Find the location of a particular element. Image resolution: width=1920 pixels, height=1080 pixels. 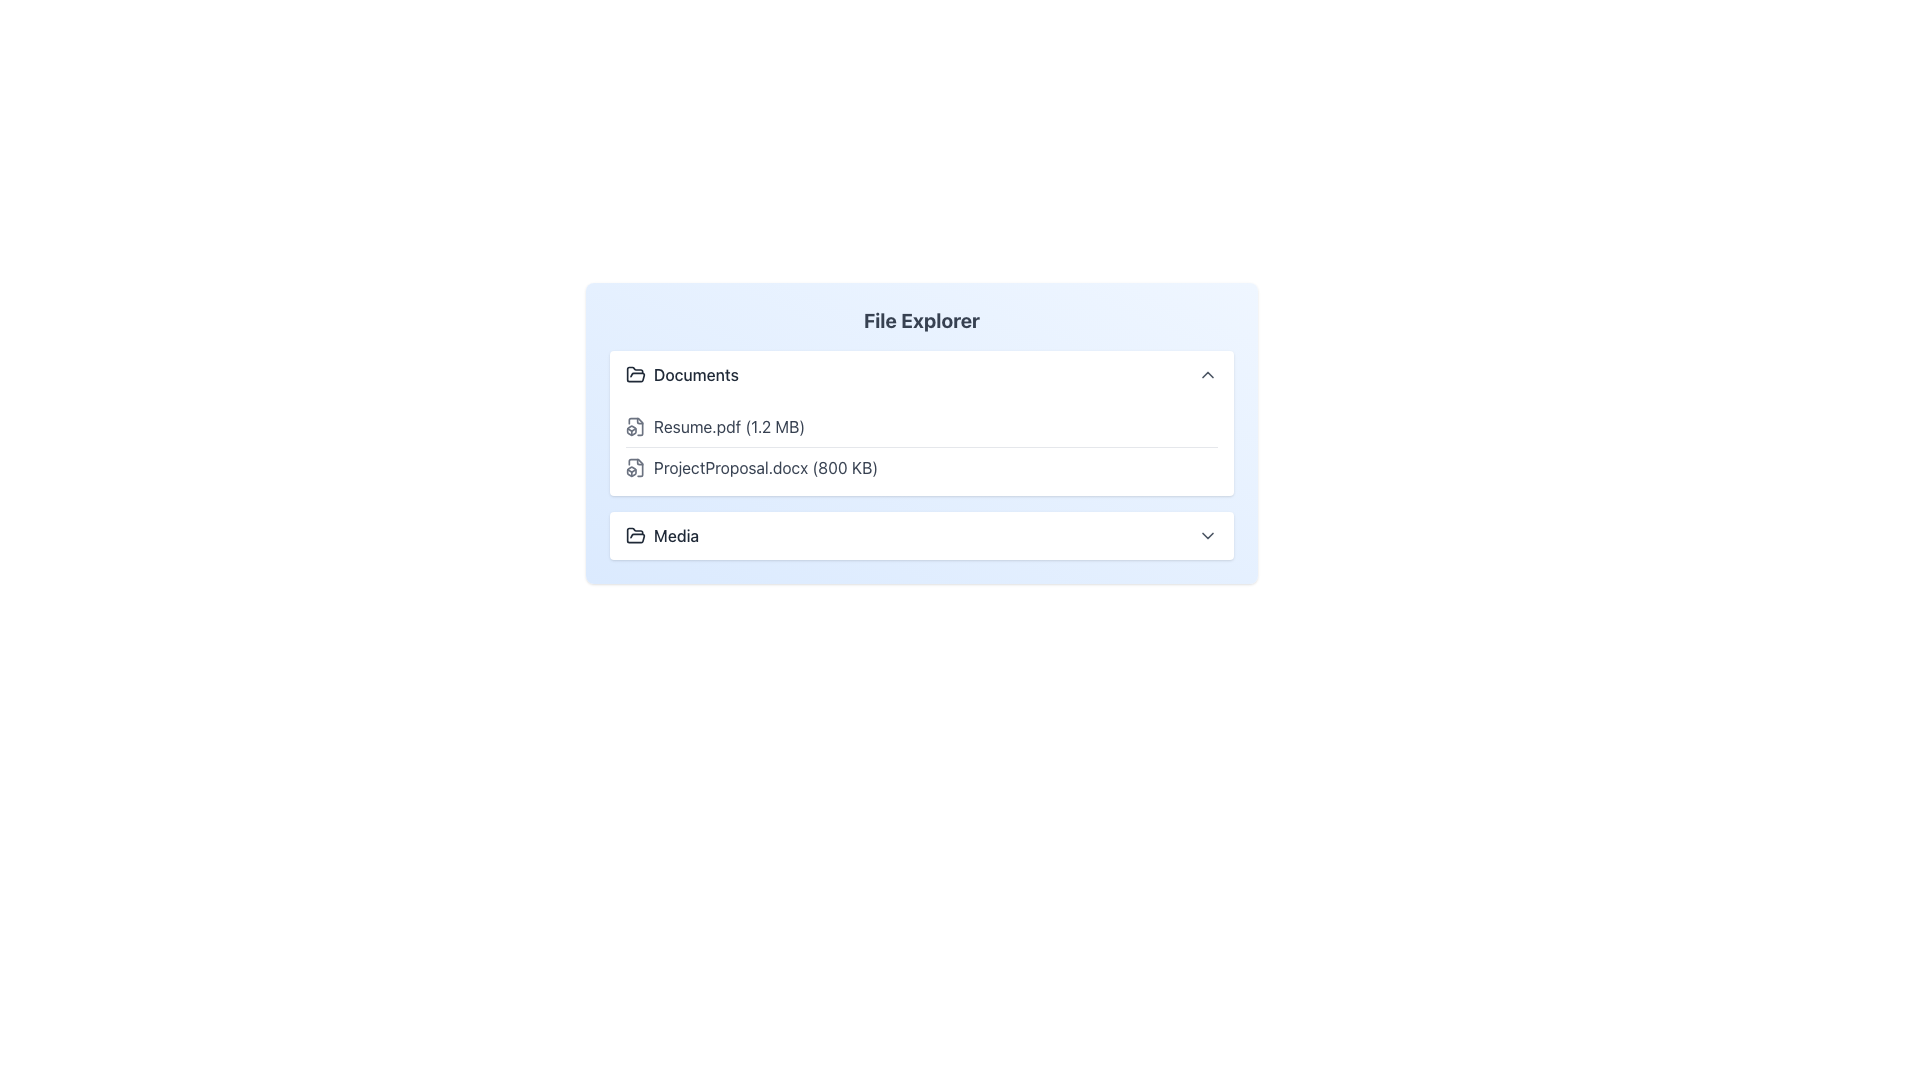

the collapsible toggle button for the 'Documents' section in the 'File Explorer' interface is located at coordinates (1207, 374).